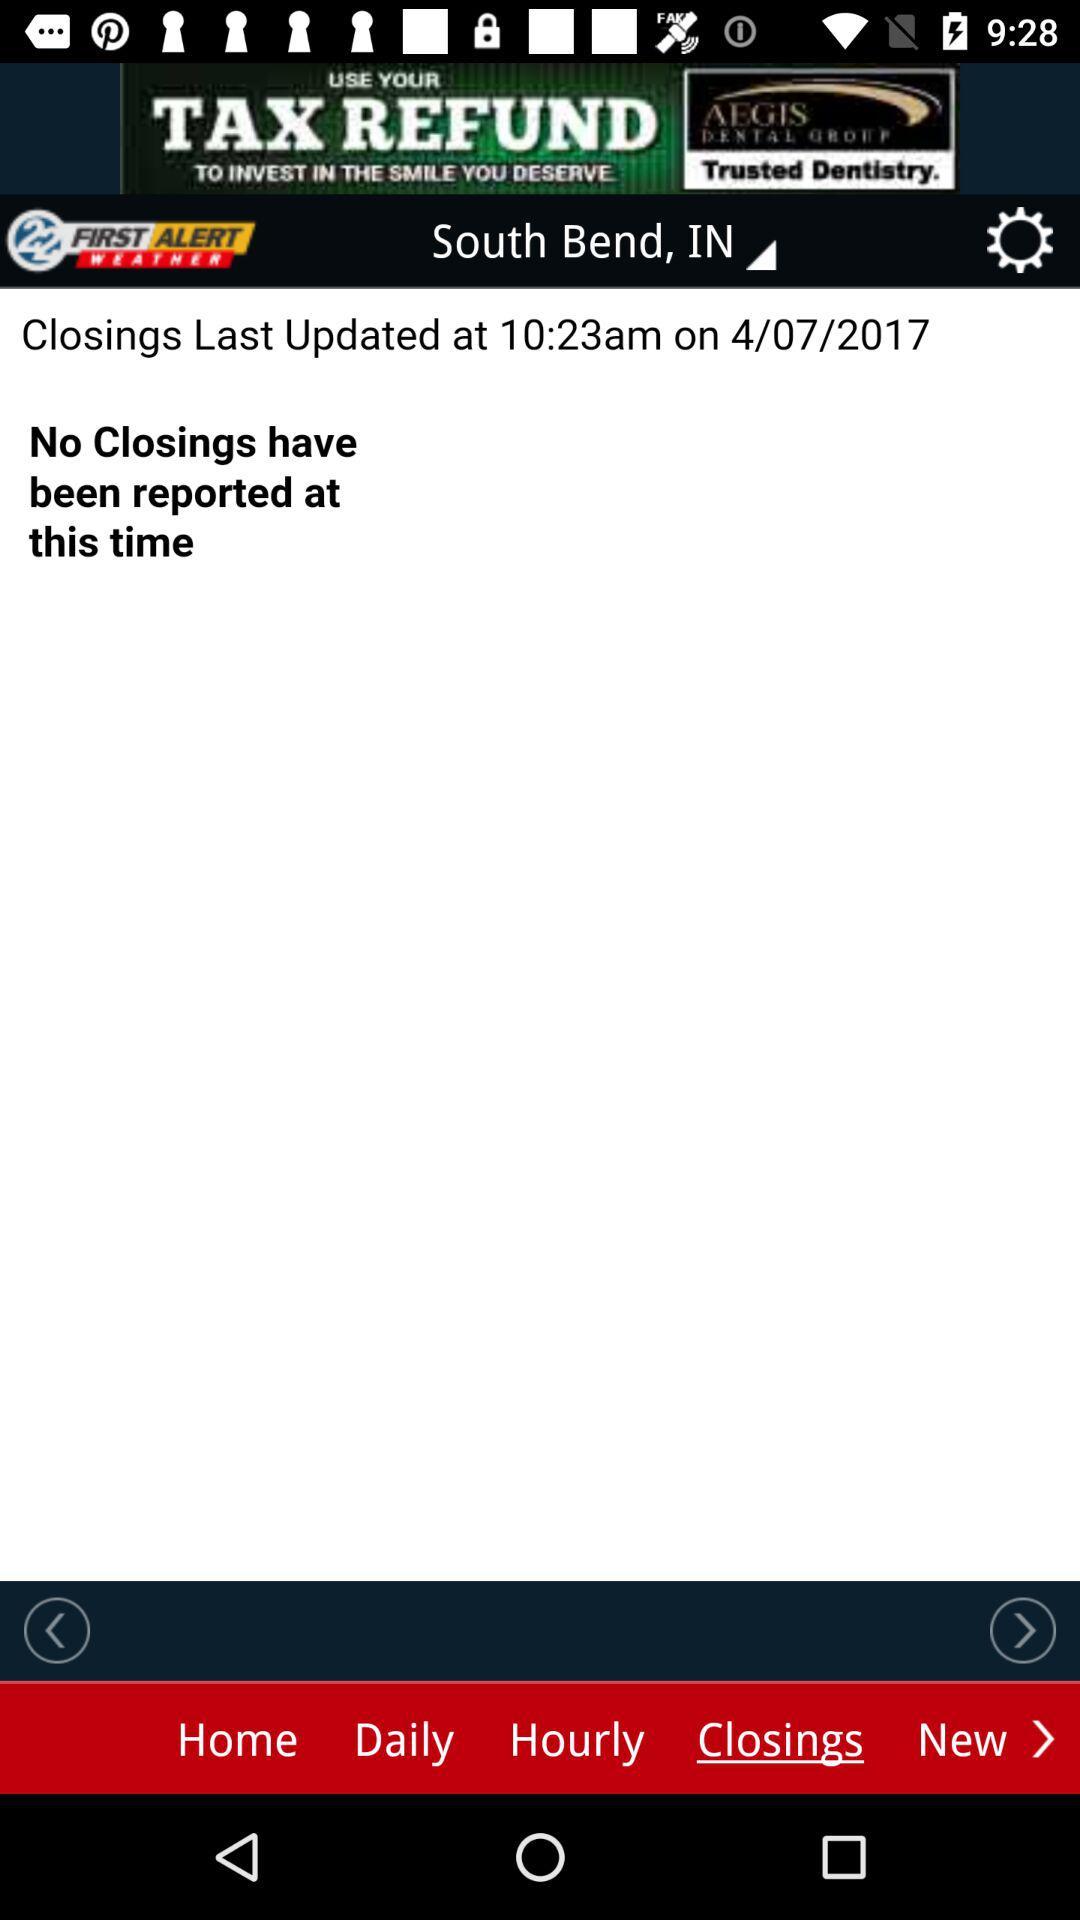 This screenshot has height=1920, width=1080. Describe the element at coordinates (1042, 1737) in the screenshot. I see `next menu` at that location.